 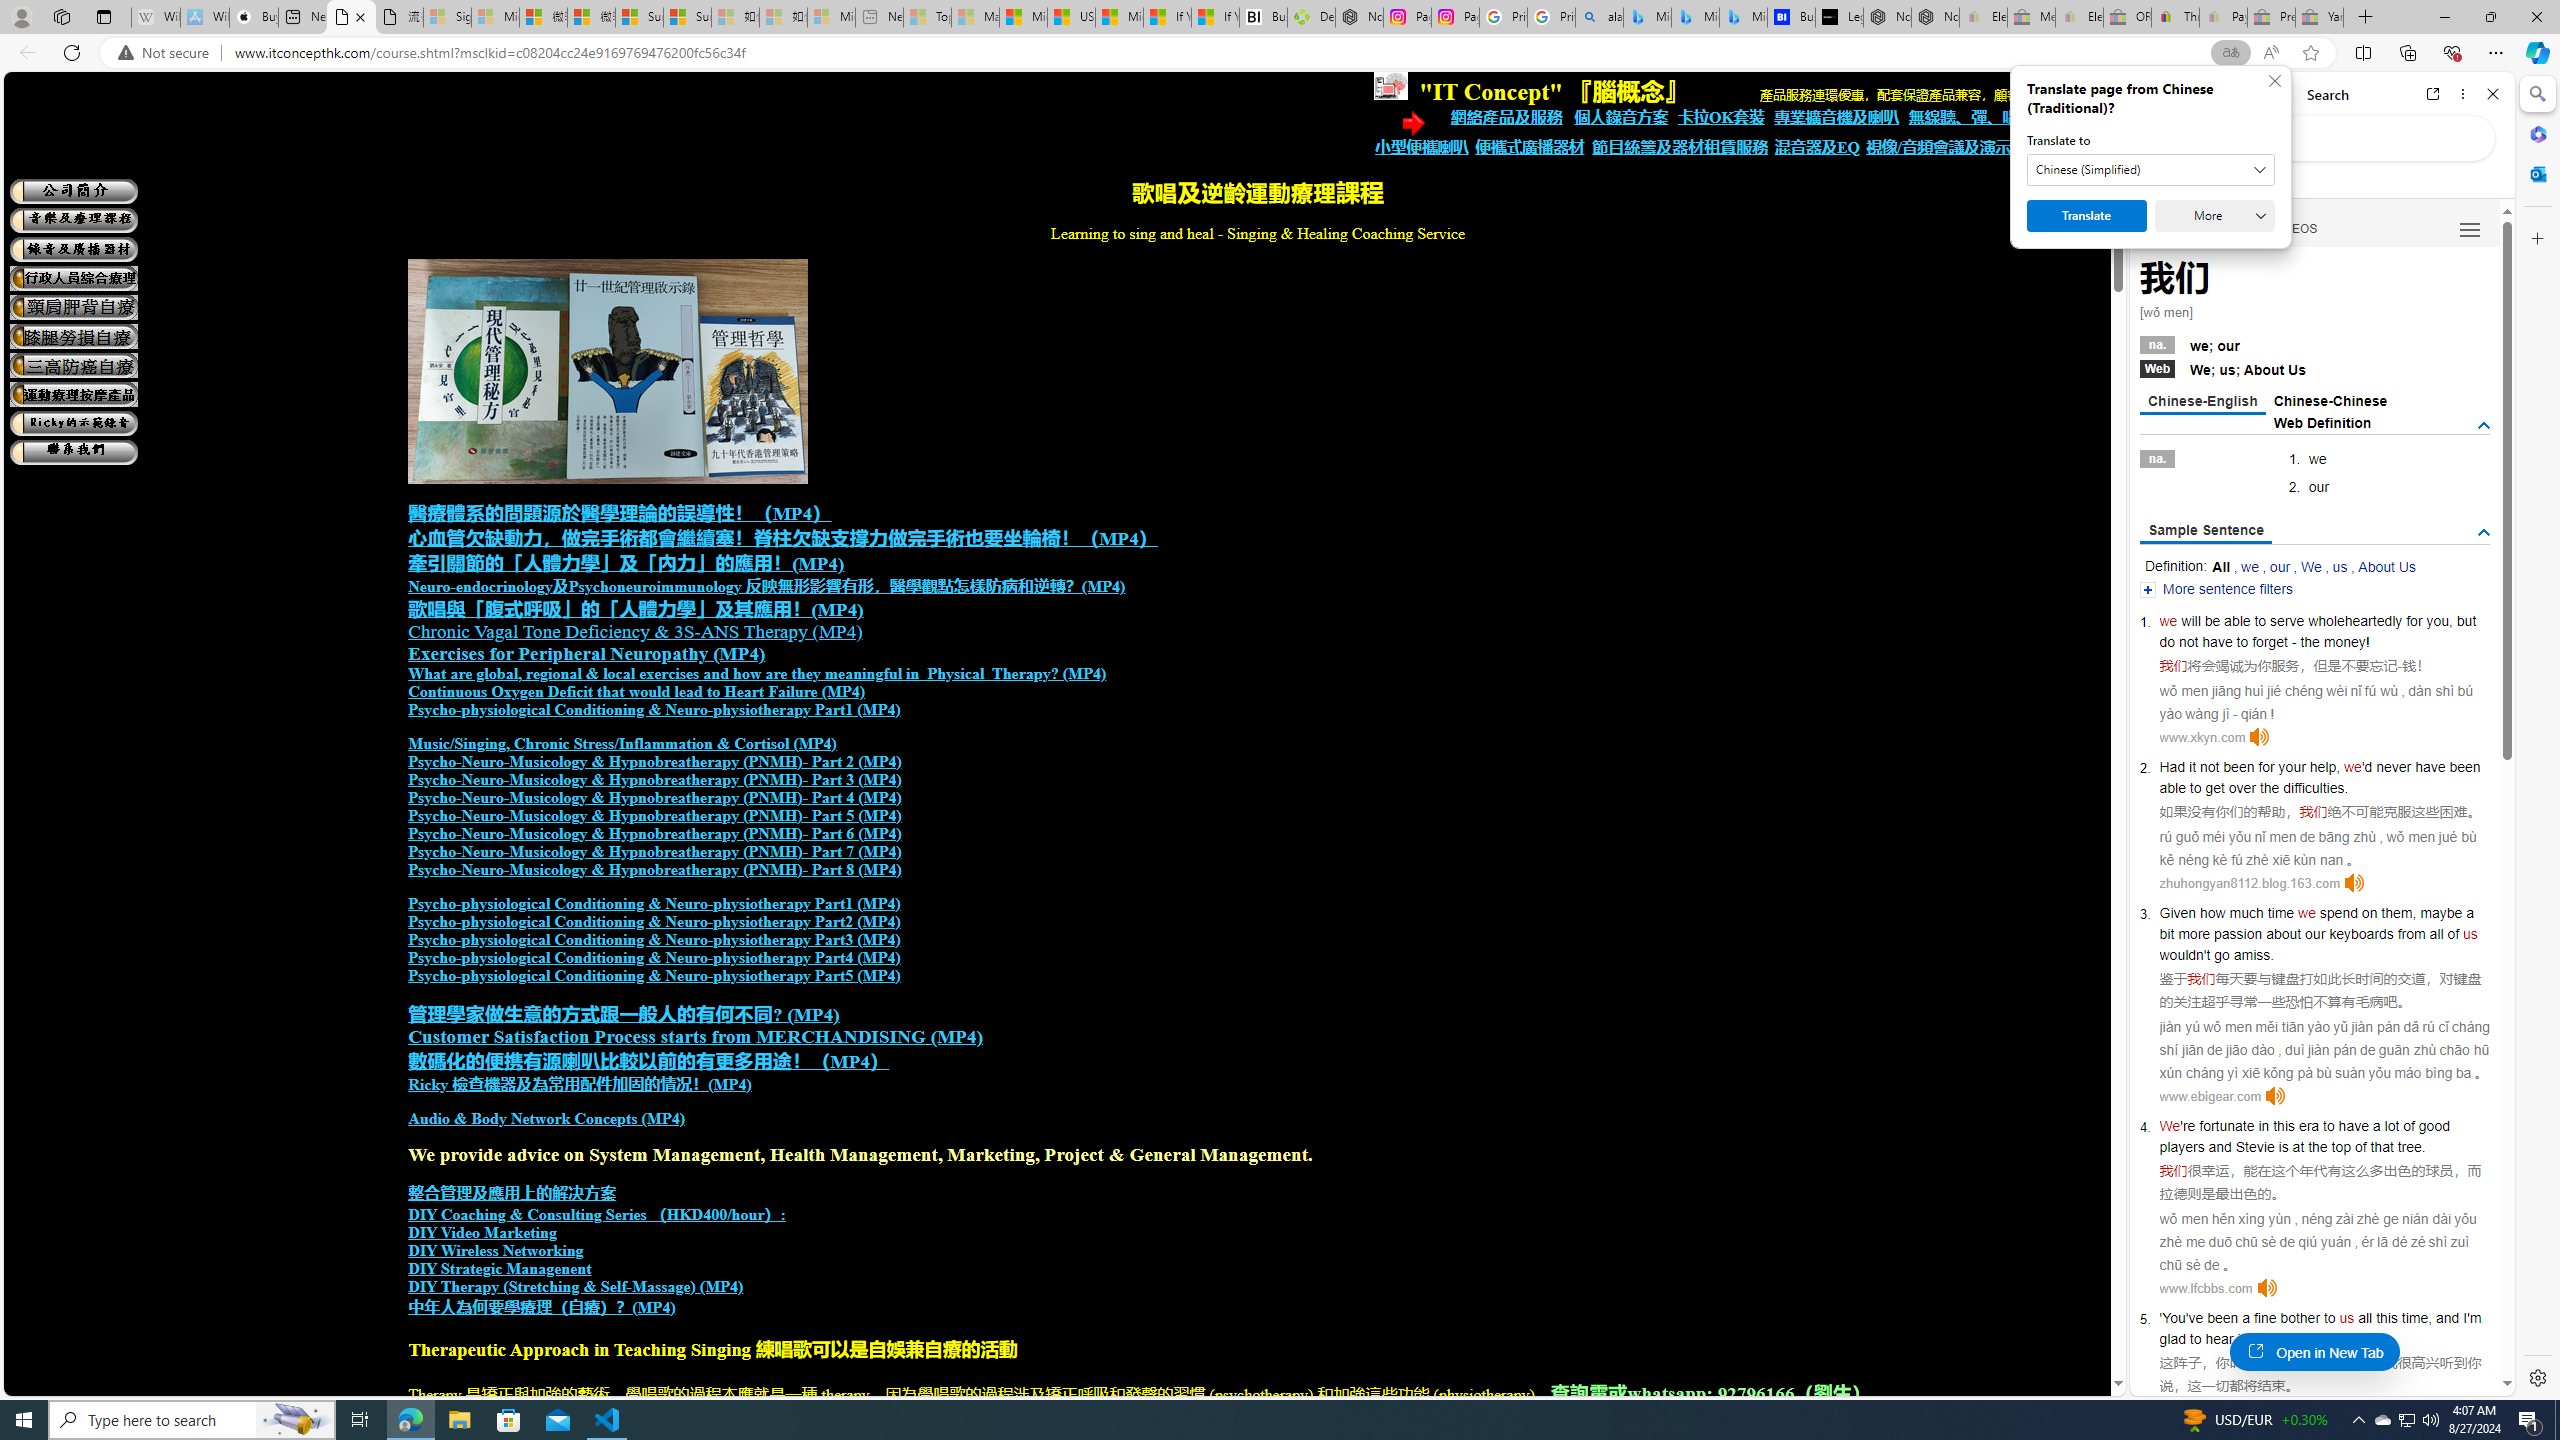 What do you see at coordinates (2331, 137) in the screenshot?
I see `'Search the web'` at bounding box center [2331, 137].